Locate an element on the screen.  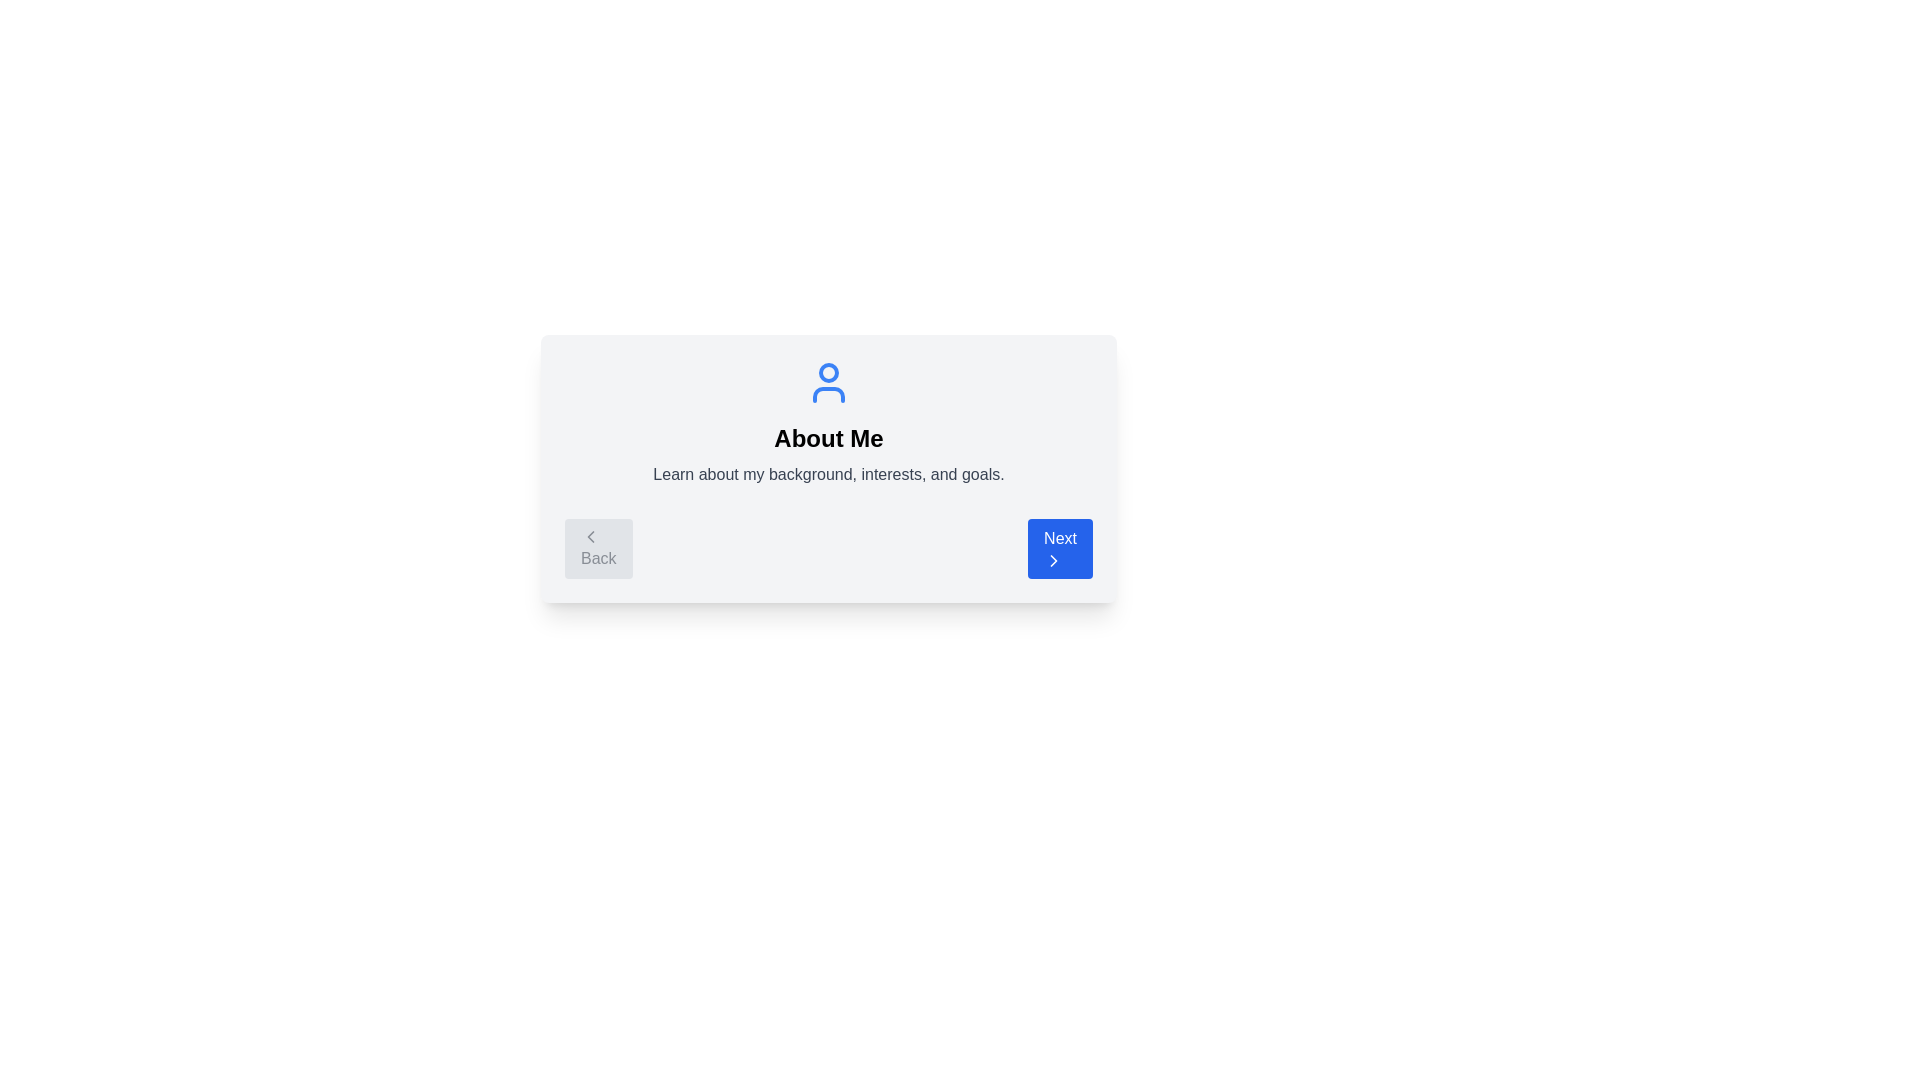
the 'About Me' heading text element, which is styled in bold and centered, located directly below a blue user-like icon and above descriptive text is located at coordinates (829, 438).